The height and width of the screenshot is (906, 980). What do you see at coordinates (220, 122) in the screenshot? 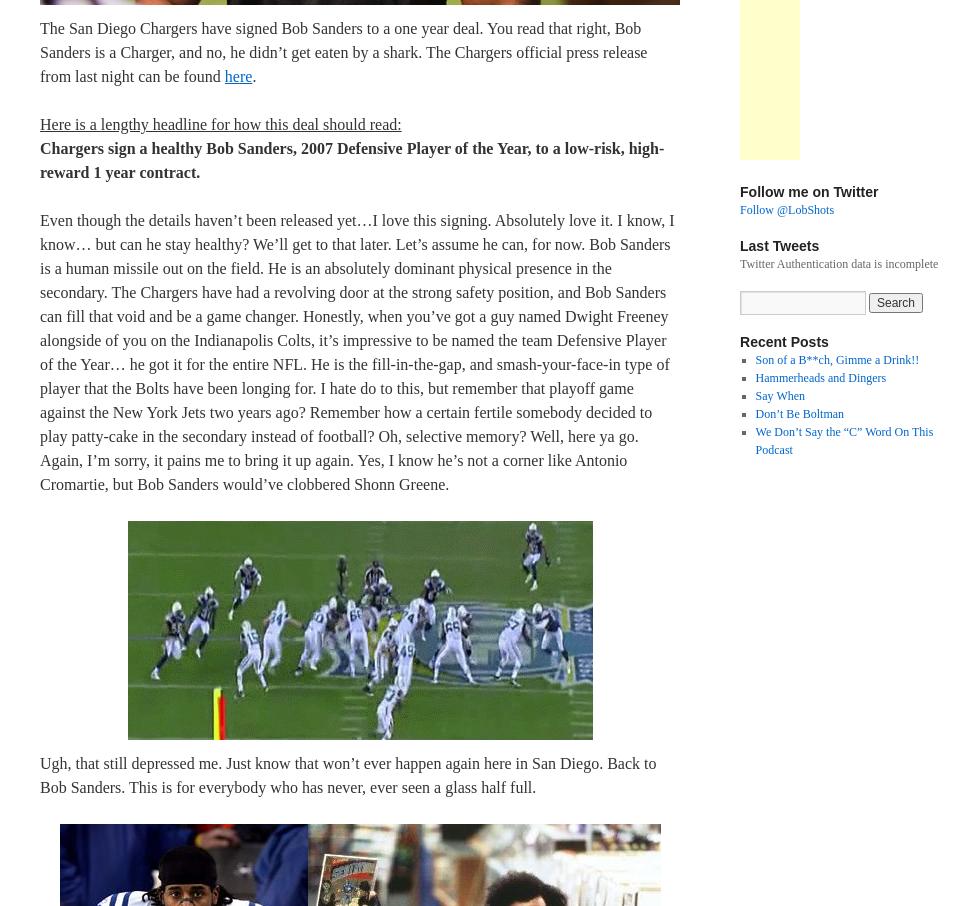
I see `'Here is a lengthy headline for how this deal should read:'` at bounding box center [220, 122].